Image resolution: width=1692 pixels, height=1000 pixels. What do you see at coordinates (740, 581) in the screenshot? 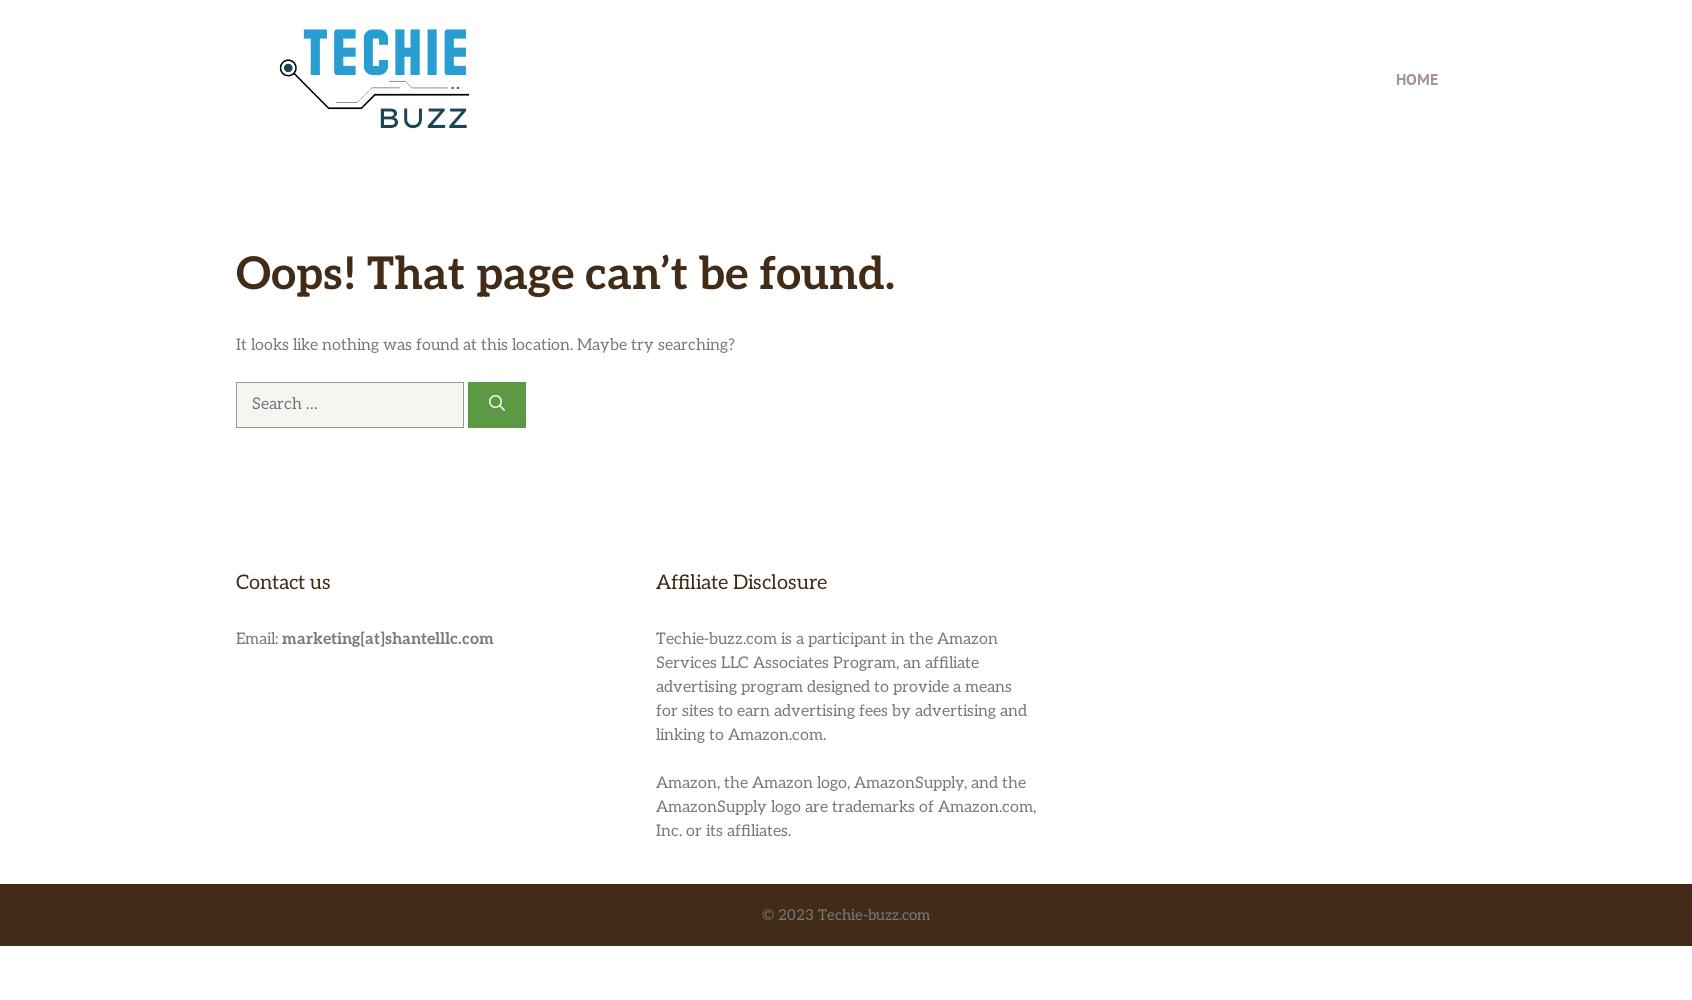
I see `'Affiliate Disclosure'` at bounding box center [740, 581].